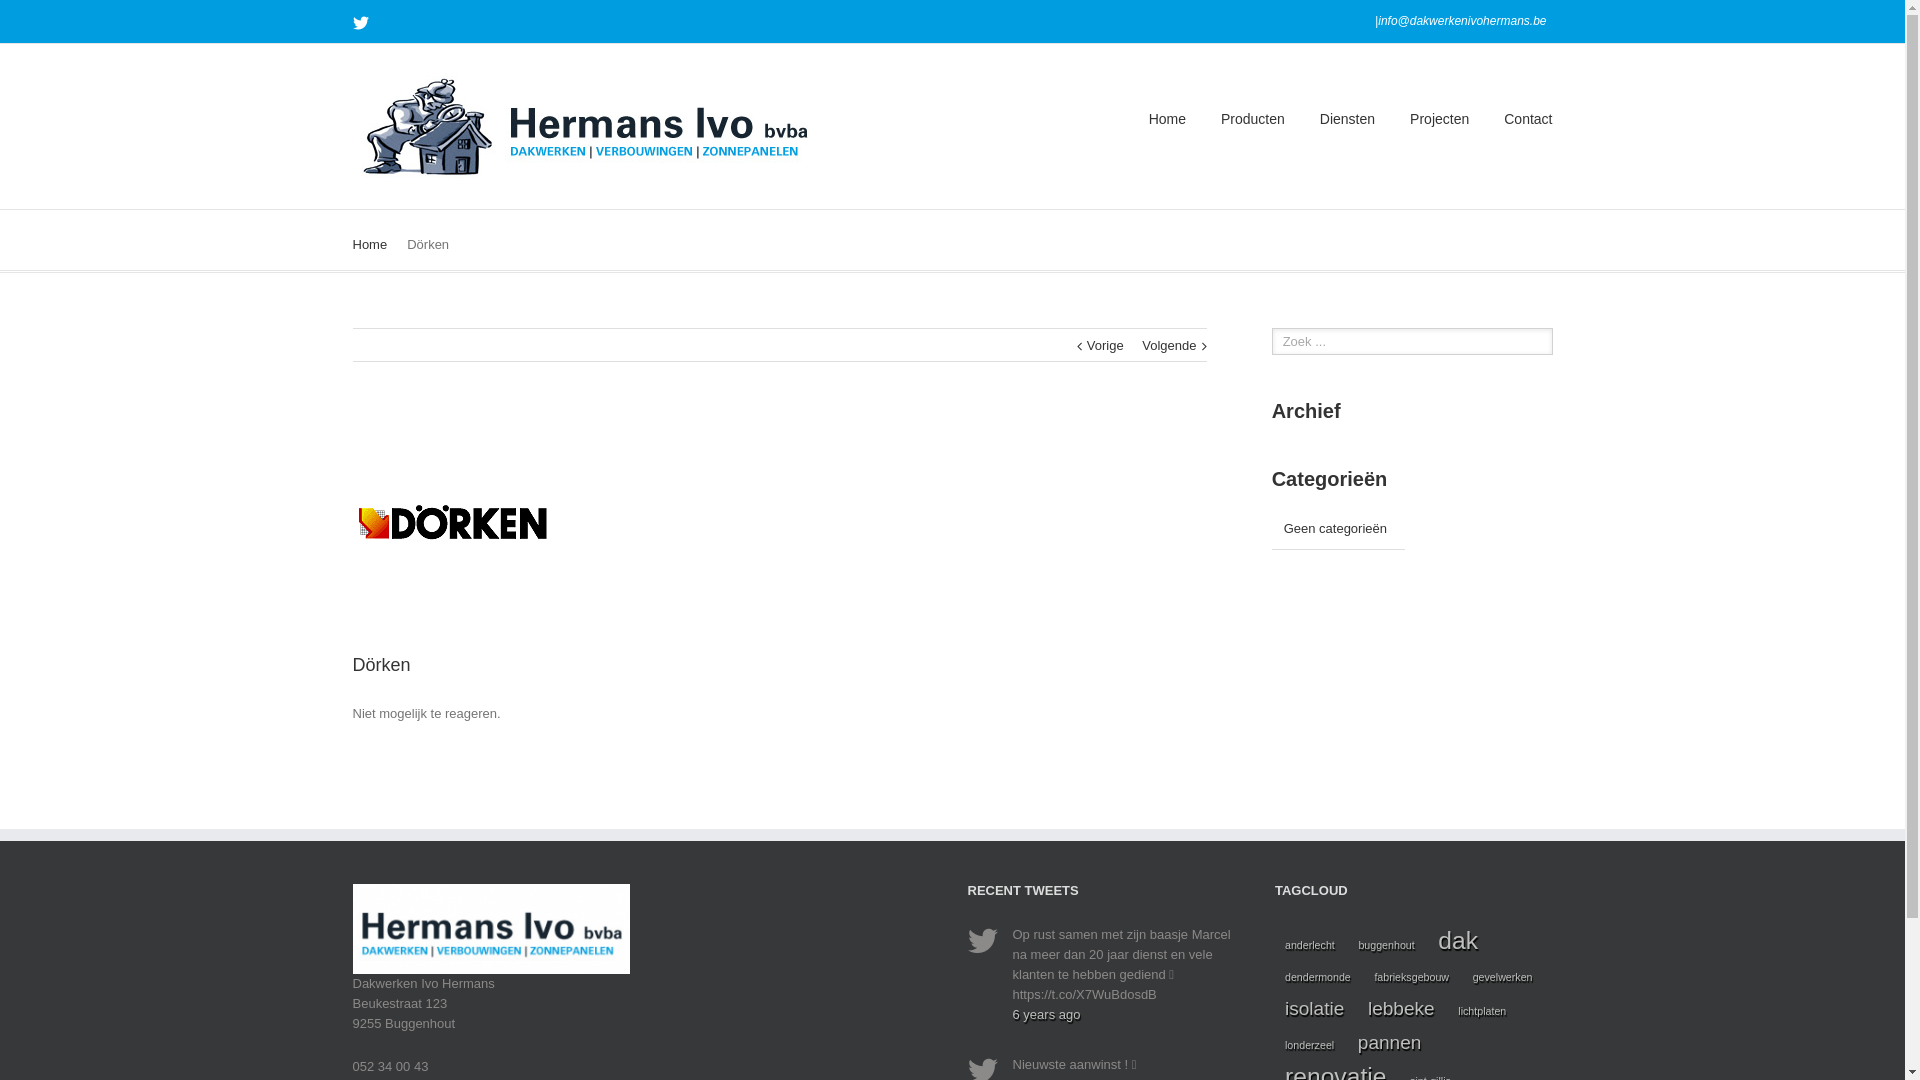  Describe the element at coordinates (1167, 118) in the screenshot. I see `'Home'` at that location.